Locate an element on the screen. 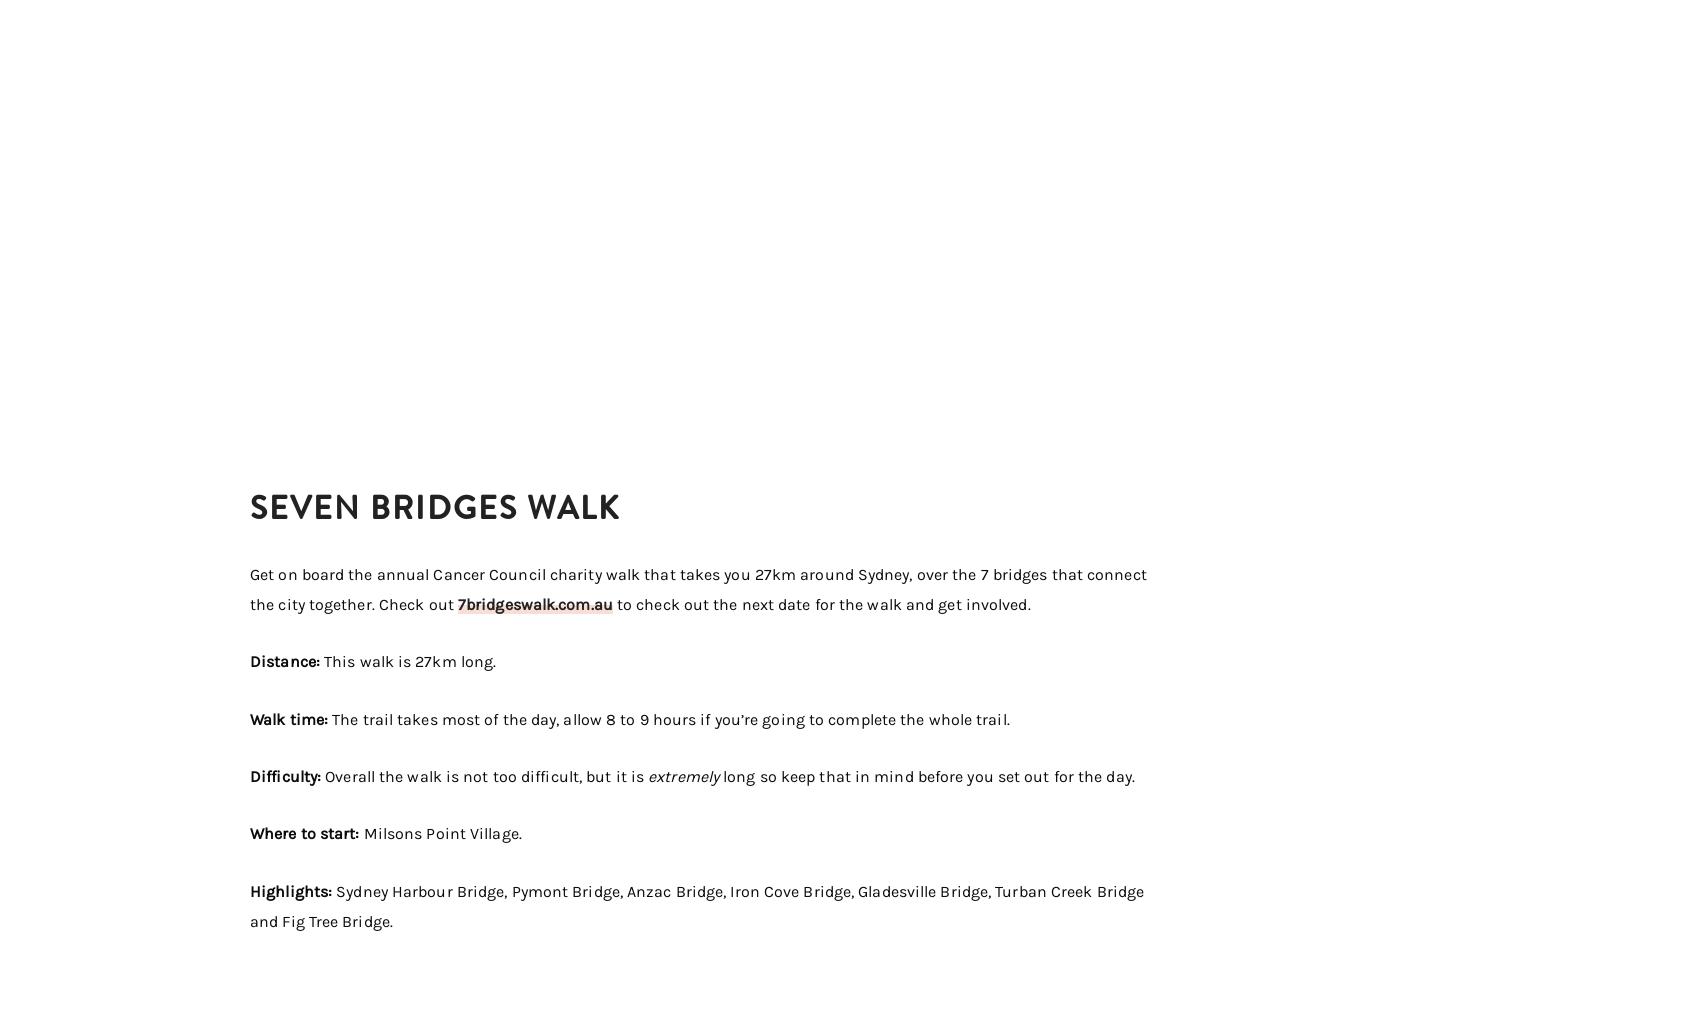 The height and width of the screenshot is (1036, 1700). 'Where to start:' is located at coordinates (250, 833).